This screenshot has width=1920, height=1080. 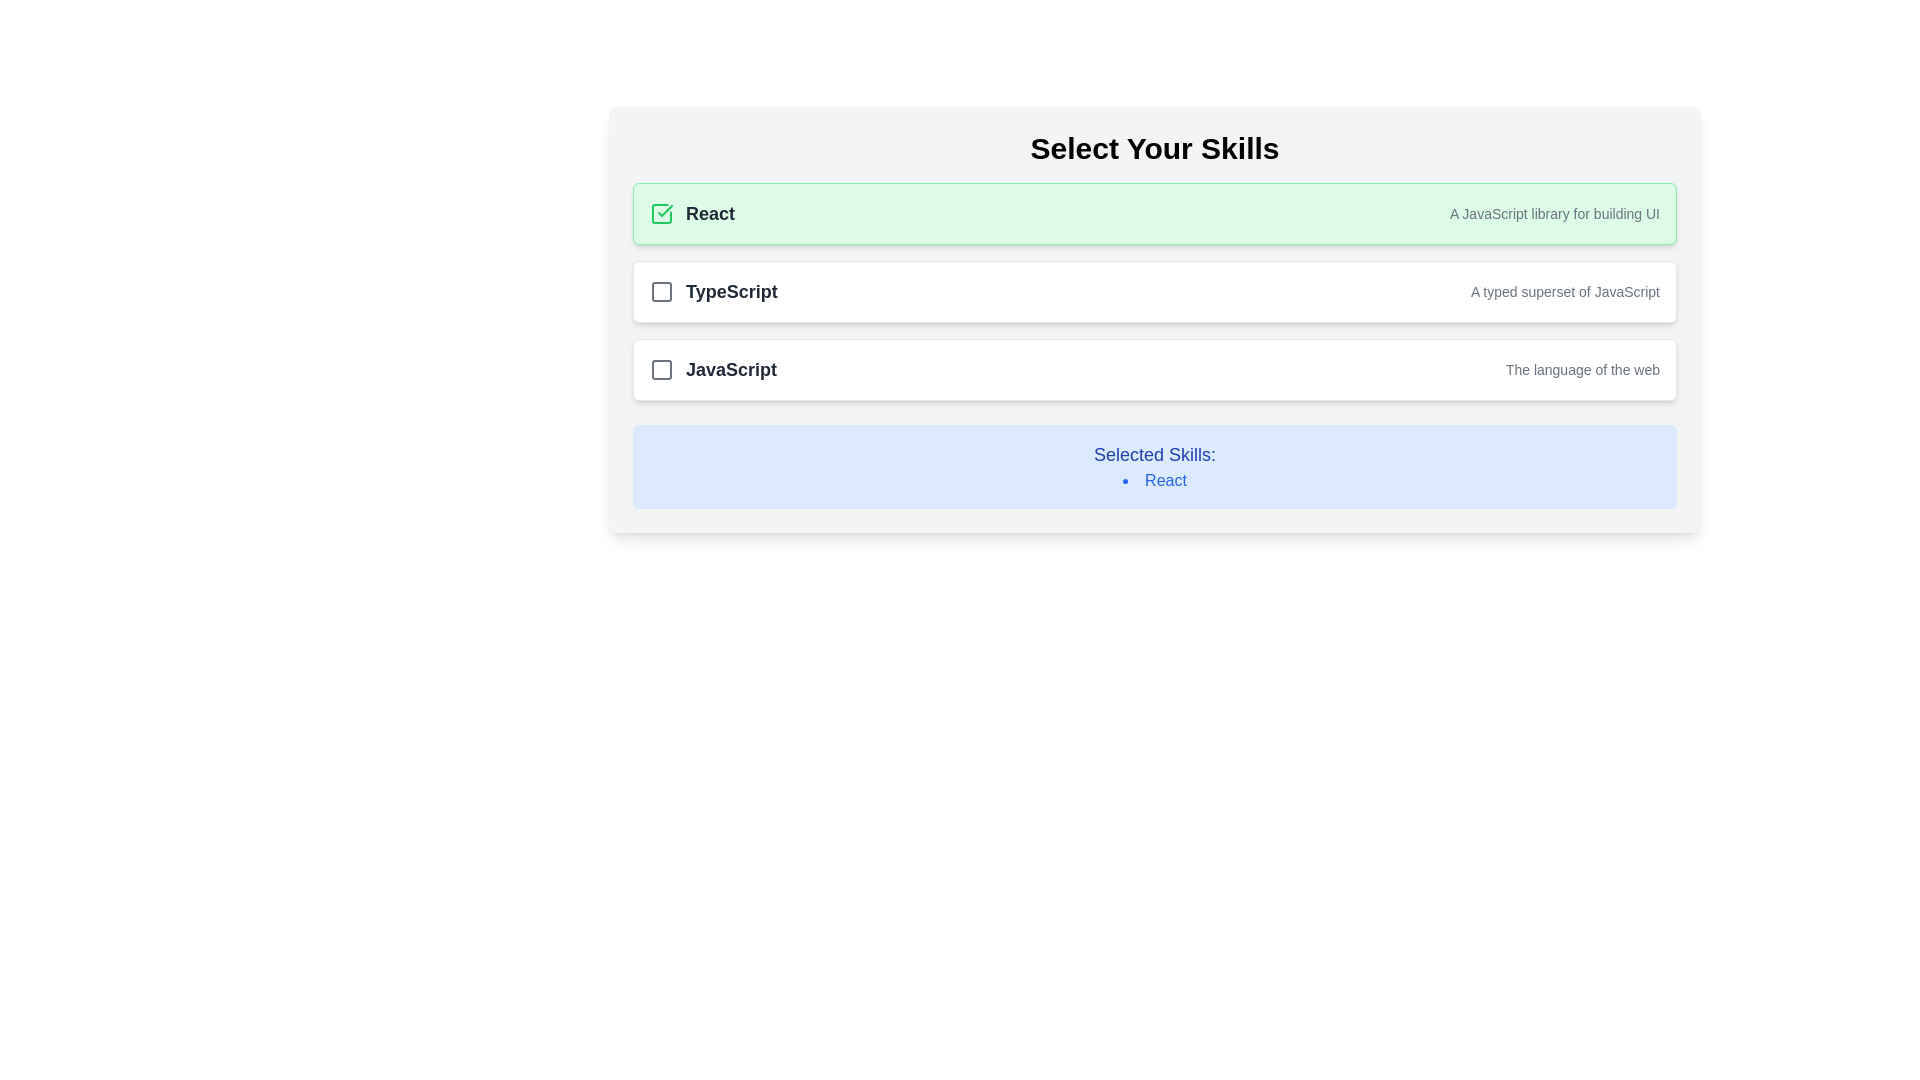 I want to click on contents of the Informational panel with a blue background that displays 'Selected Skills:' and a bulleted list with 'React', so click(x=1155, y=466).